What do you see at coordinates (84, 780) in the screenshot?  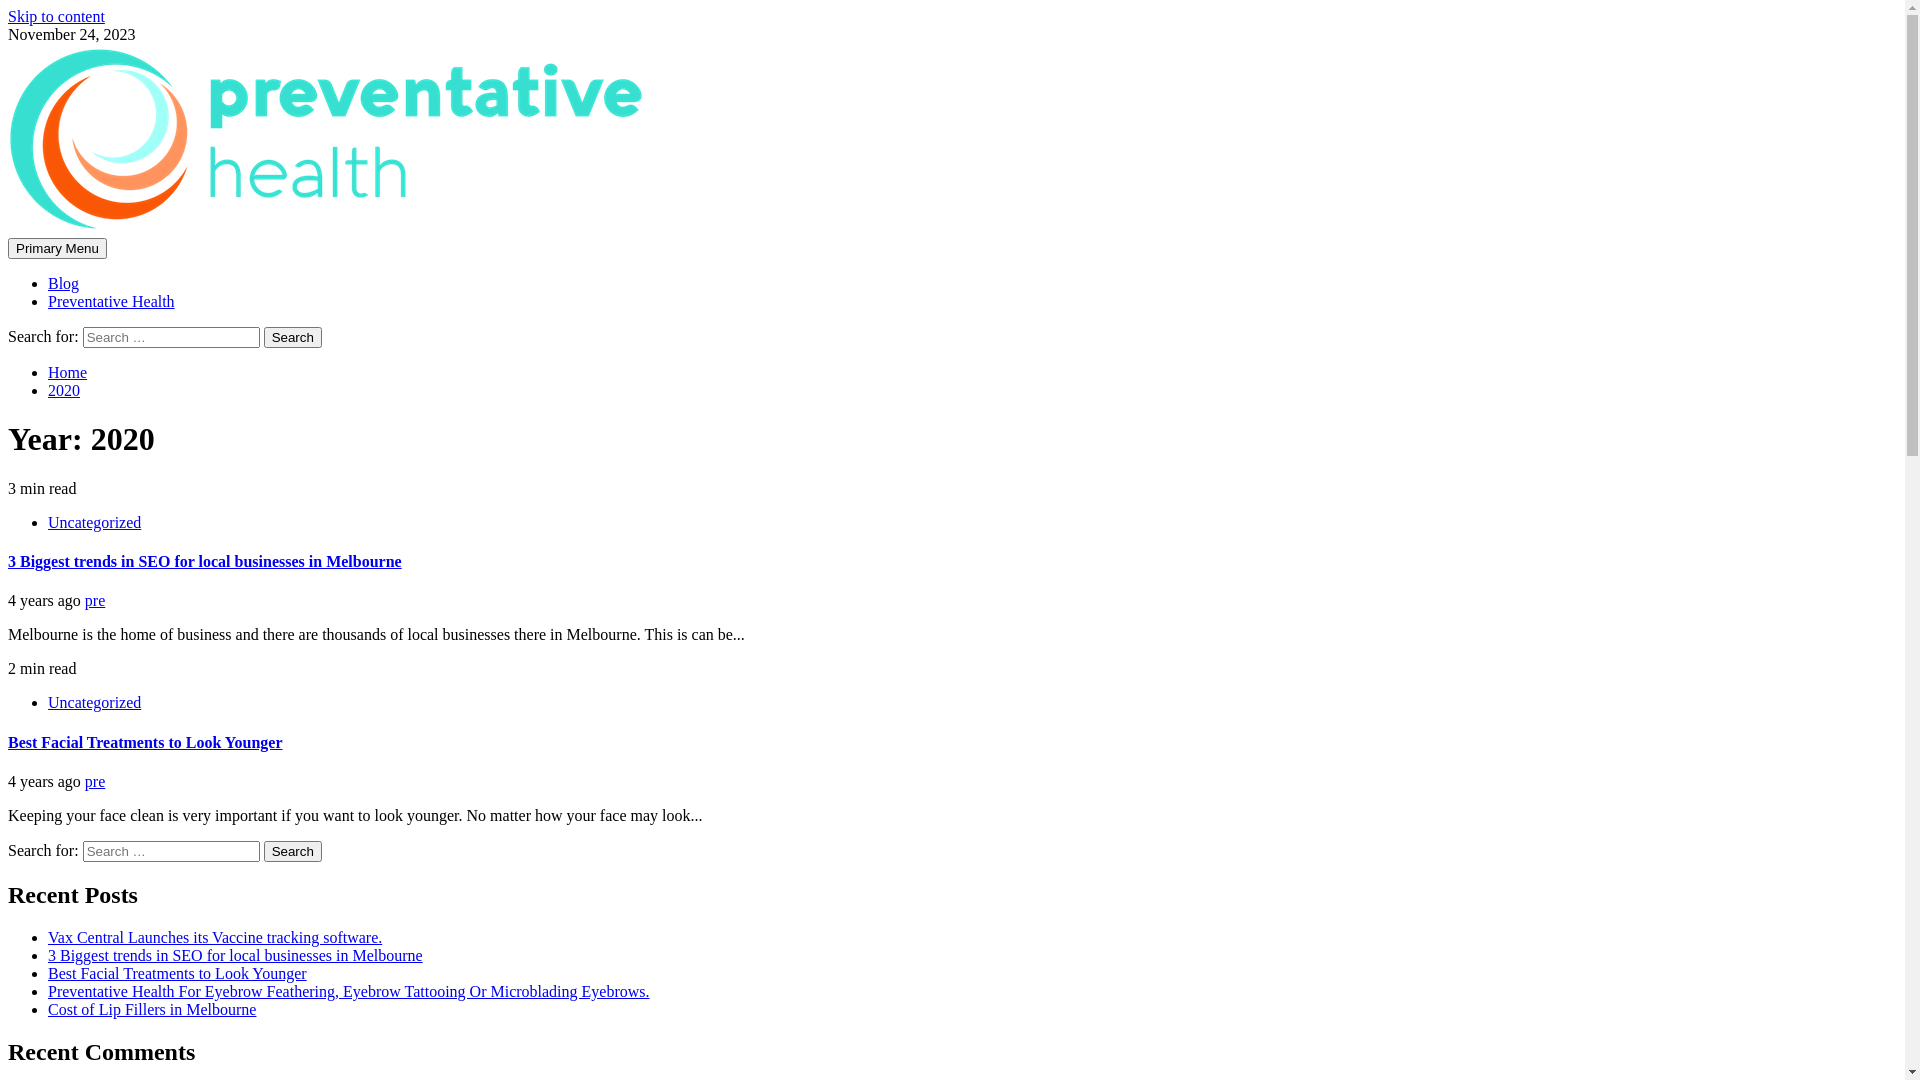 I see `'pre'` at bounding box center [84, 780].